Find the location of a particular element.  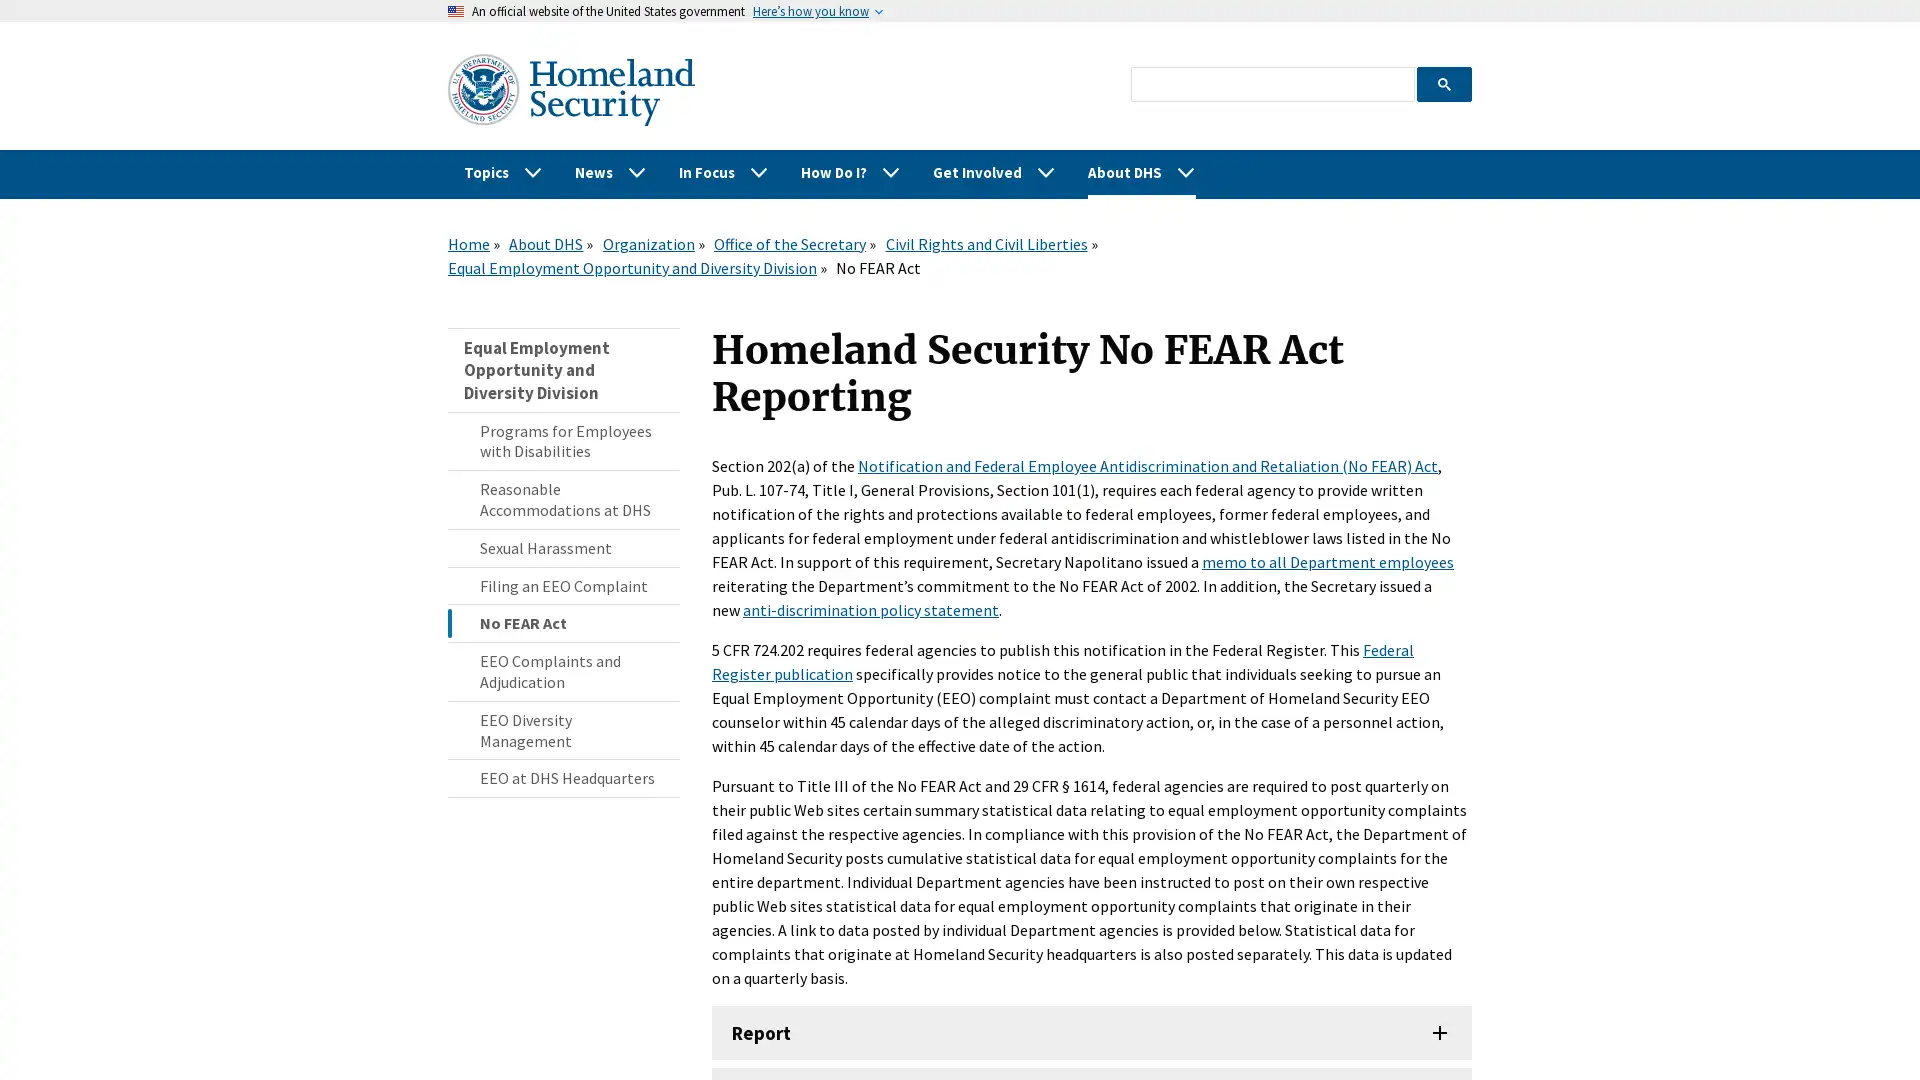

Topics is located at coordinates (503, 171).